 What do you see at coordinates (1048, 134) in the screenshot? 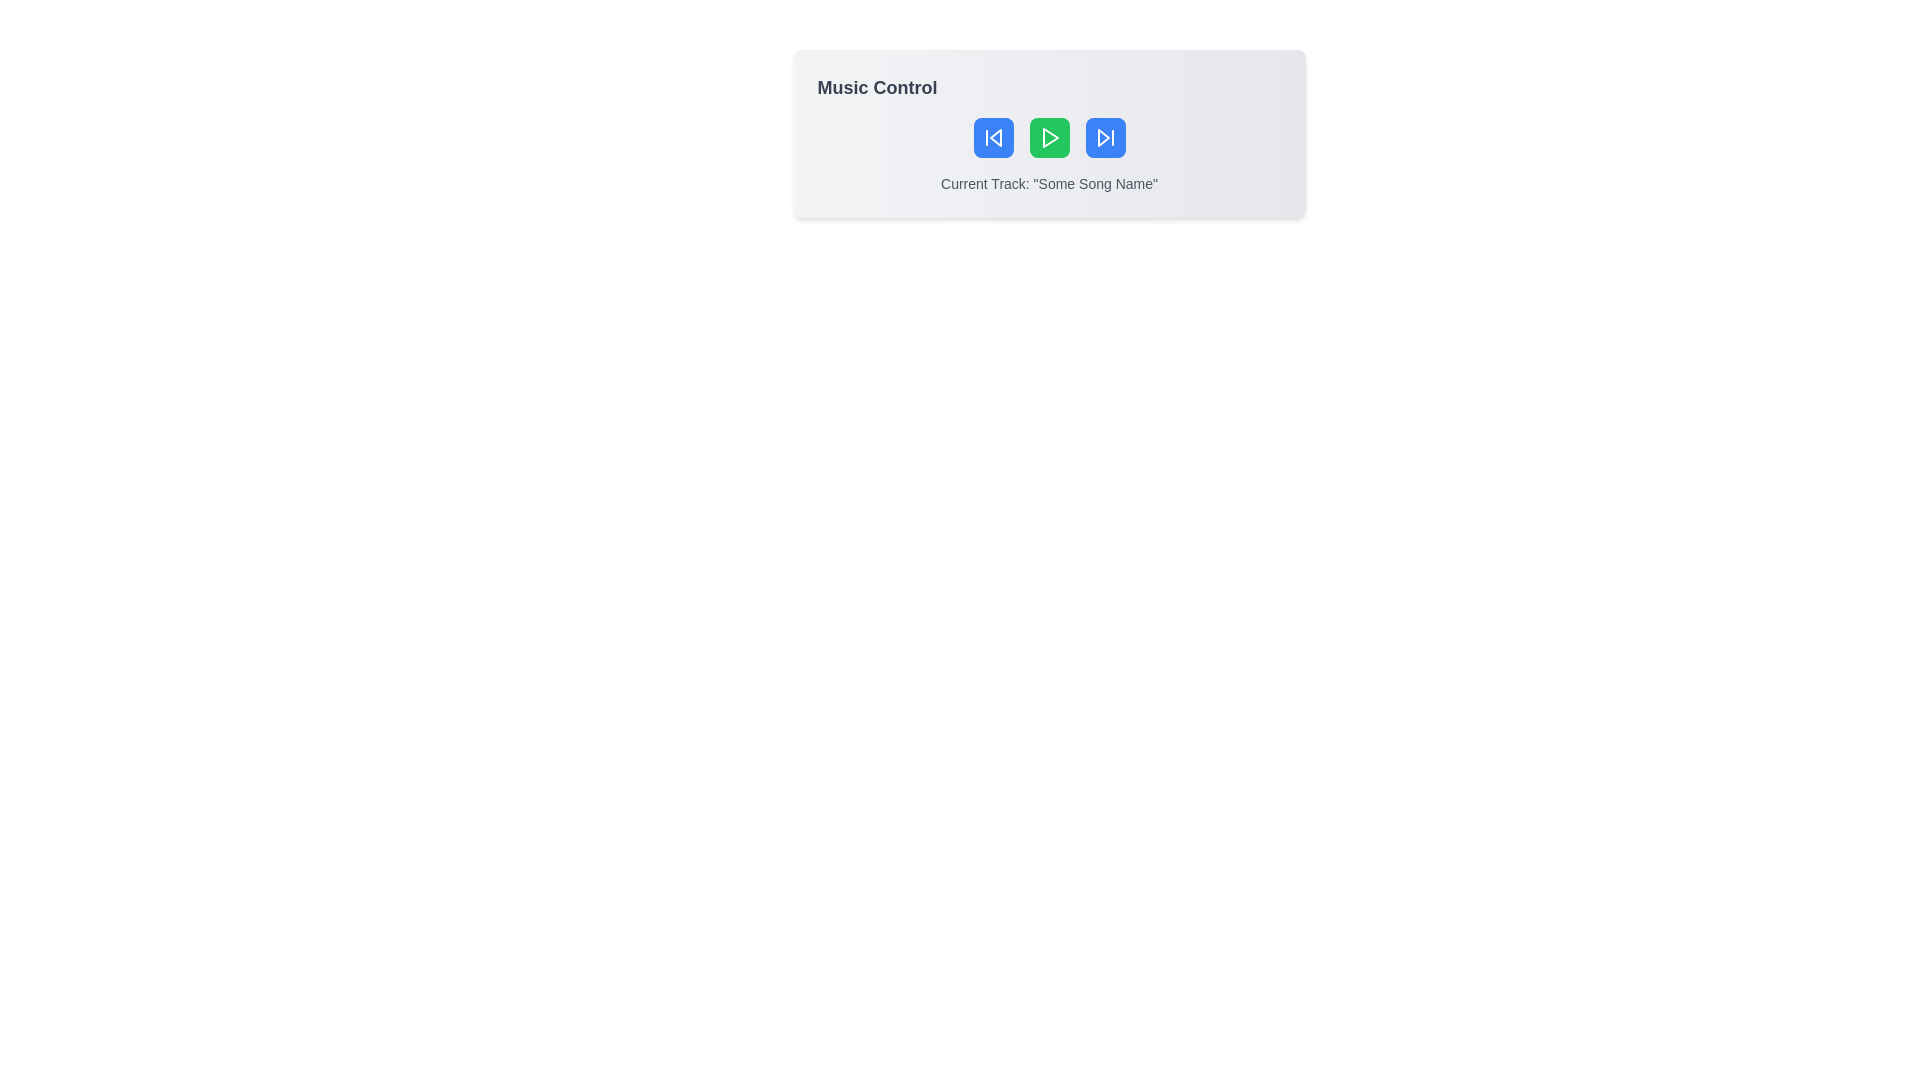
I see `the interactive music playback panel` at bounding box center [1048, 134].